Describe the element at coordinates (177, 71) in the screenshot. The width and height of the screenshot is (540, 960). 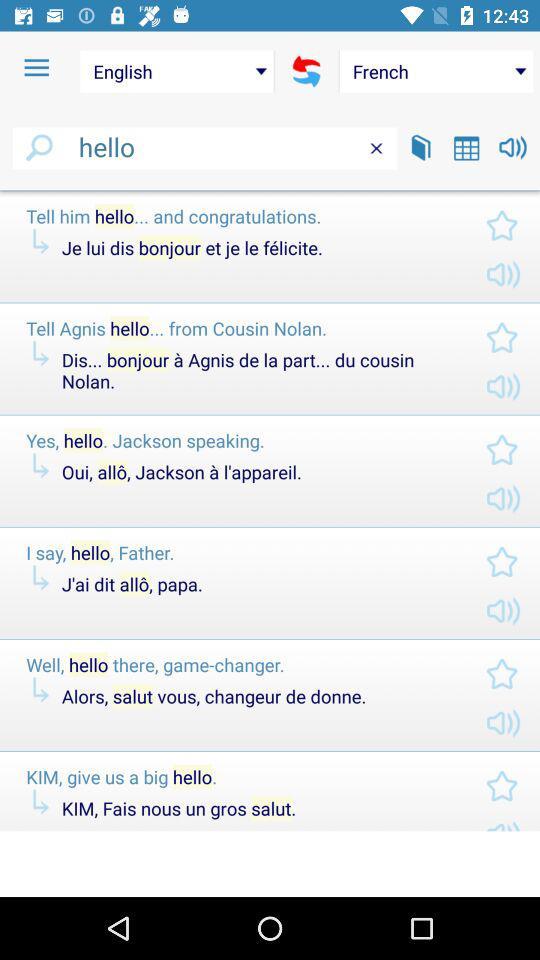
I see `english icon` at that location.